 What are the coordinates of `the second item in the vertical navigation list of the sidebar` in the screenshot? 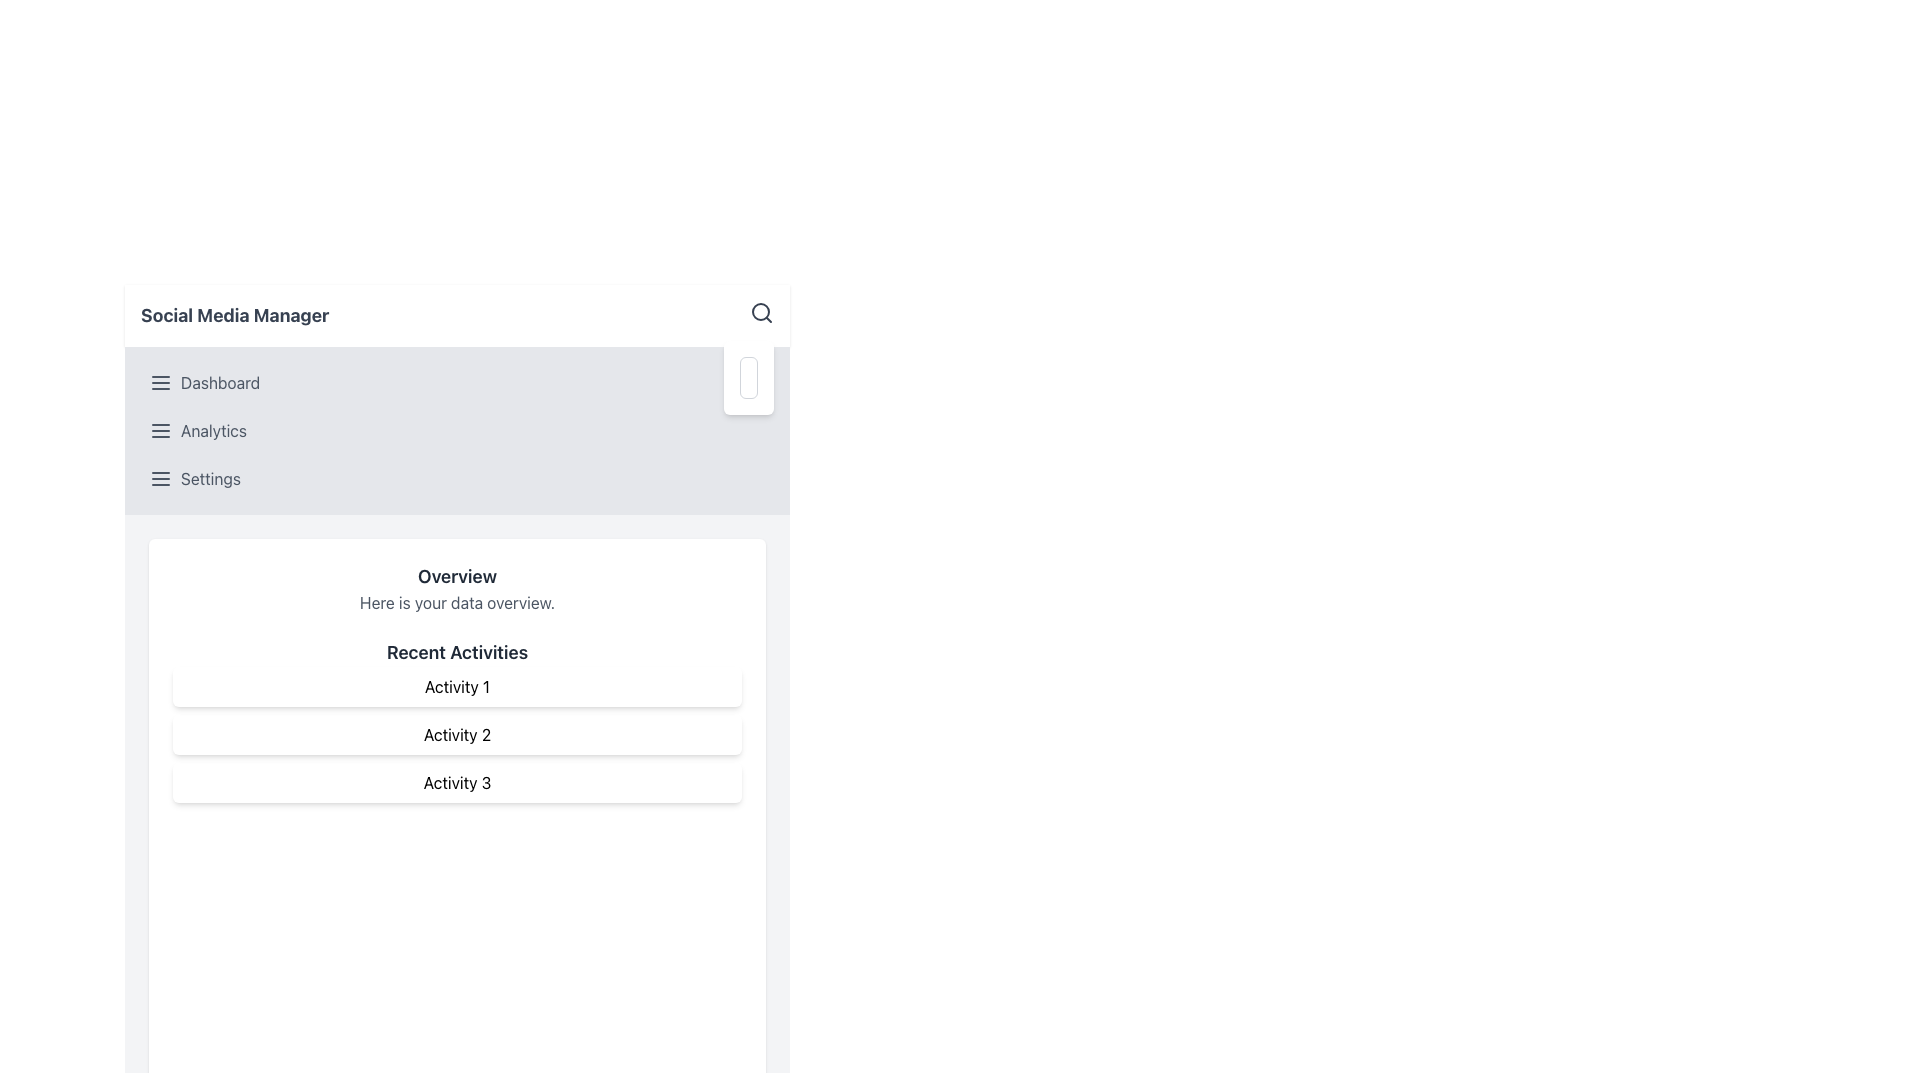 It's located at (456, 430).